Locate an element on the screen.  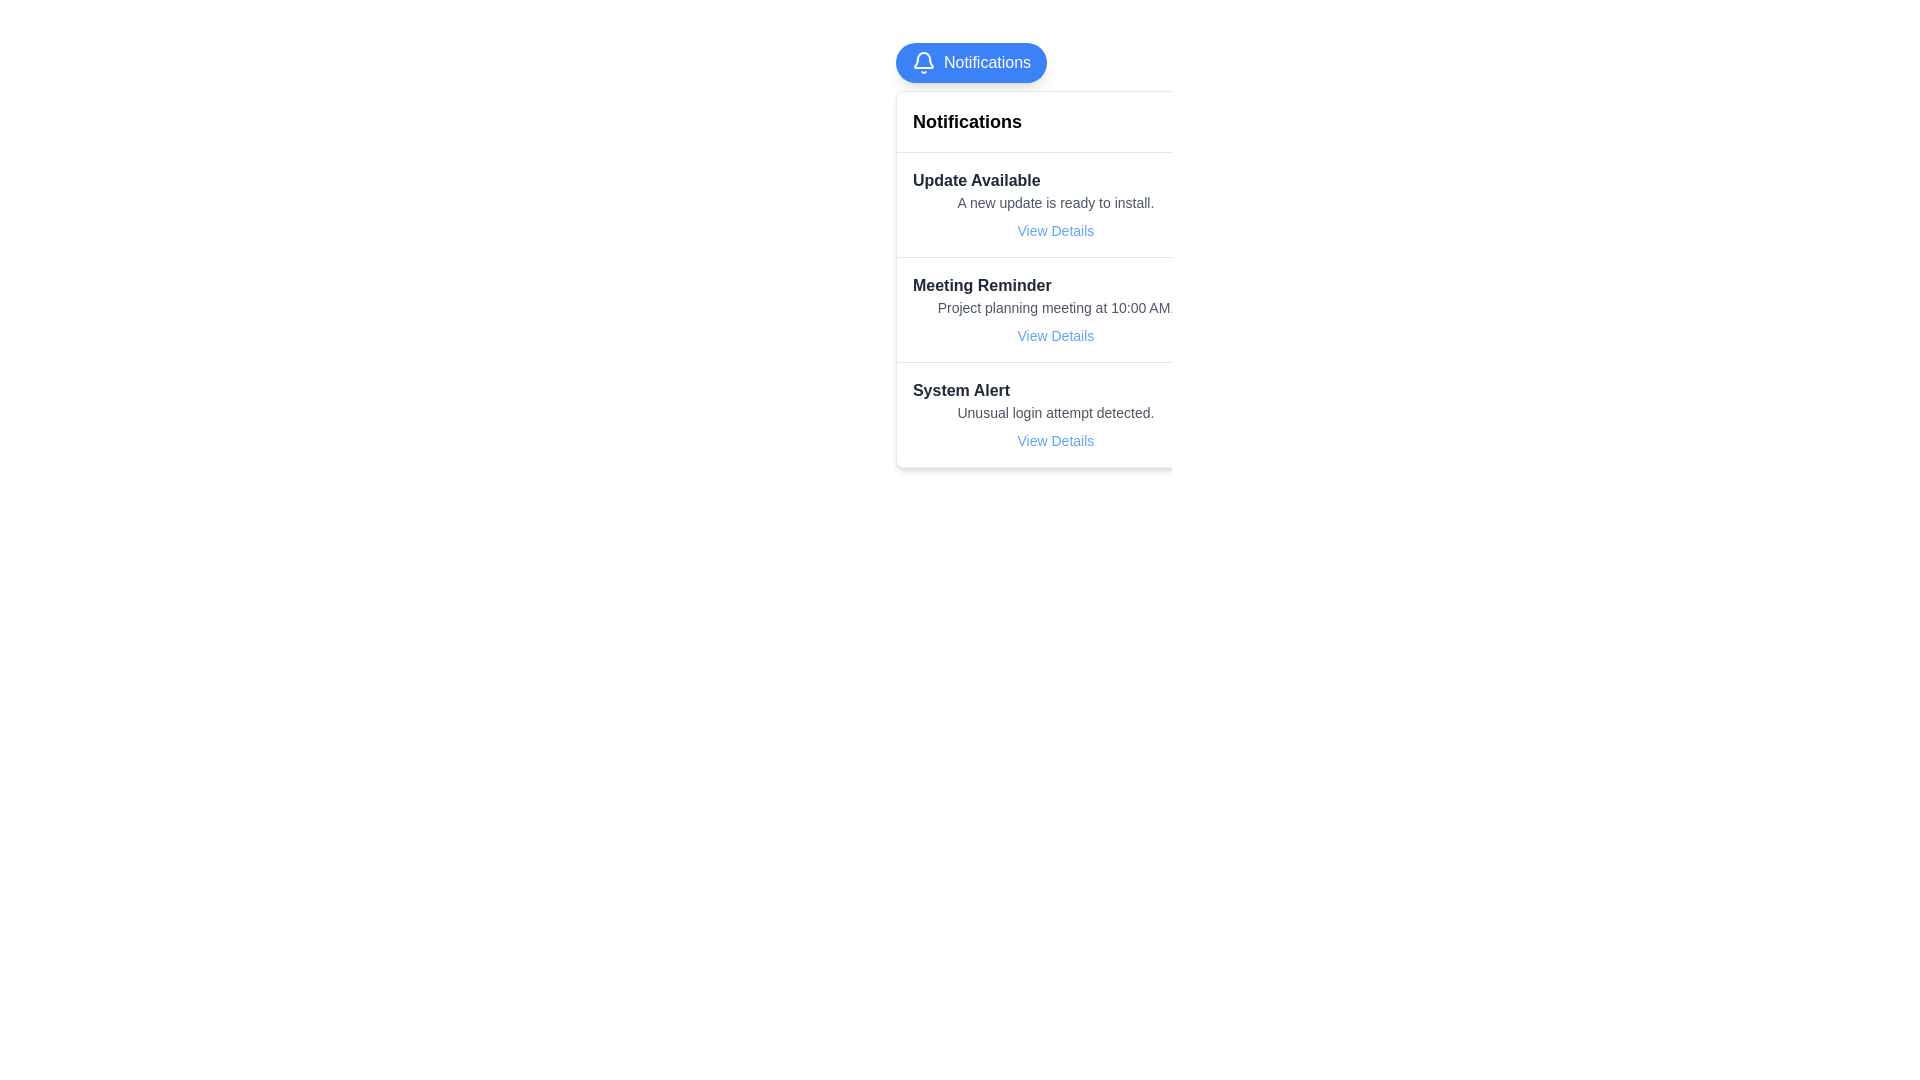
title 'Meeting Reminder' and the description 'Project planning meeting at 10:00 AM.' from the second notification card in the notification list is located at coordinates (1055, 310).